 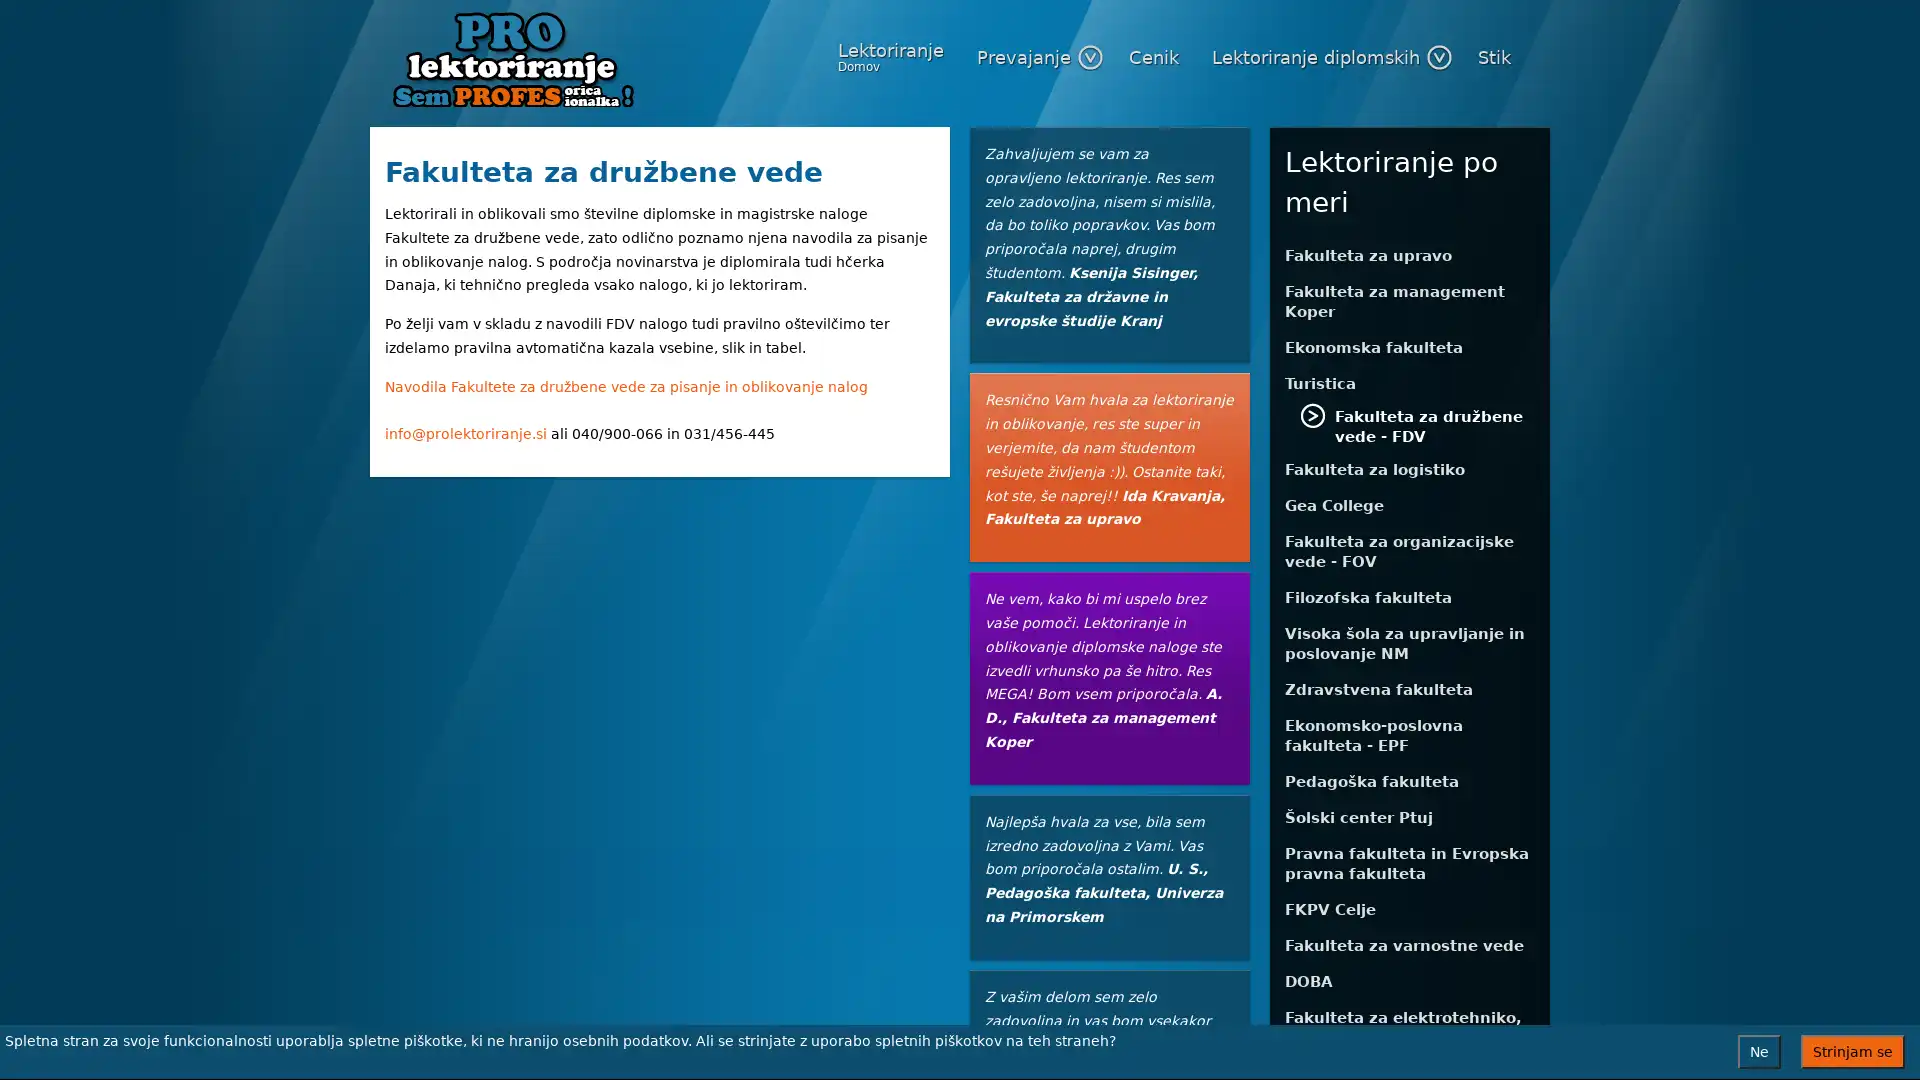 What do you see at coordinates (1851, 1051) in the screenshot?
I see `Strinjam se` at bounding box center [1851, 1051].